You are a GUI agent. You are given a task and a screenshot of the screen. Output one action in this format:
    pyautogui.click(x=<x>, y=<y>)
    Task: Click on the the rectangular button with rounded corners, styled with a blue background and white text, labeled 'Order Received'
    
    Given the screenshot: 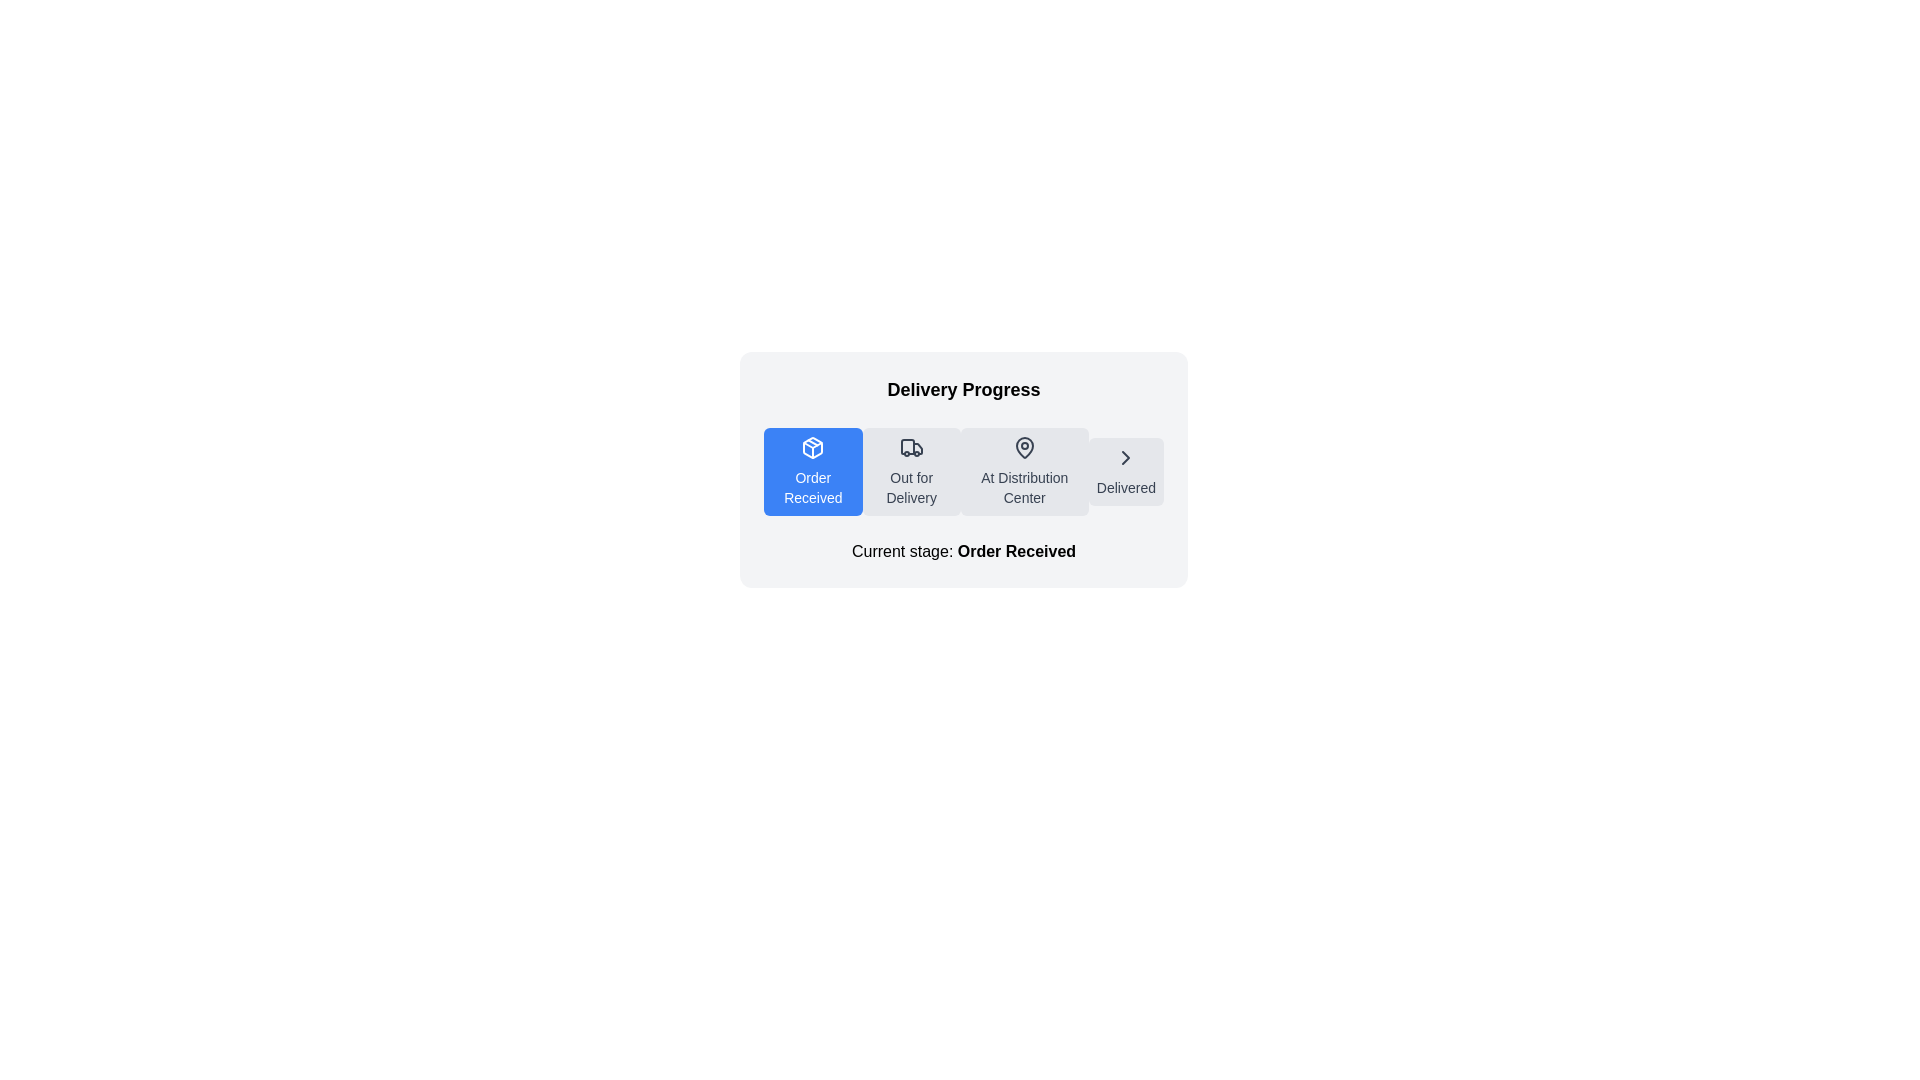 What is the action you would take?
    pyautogui.click(x=813, y=471)
    